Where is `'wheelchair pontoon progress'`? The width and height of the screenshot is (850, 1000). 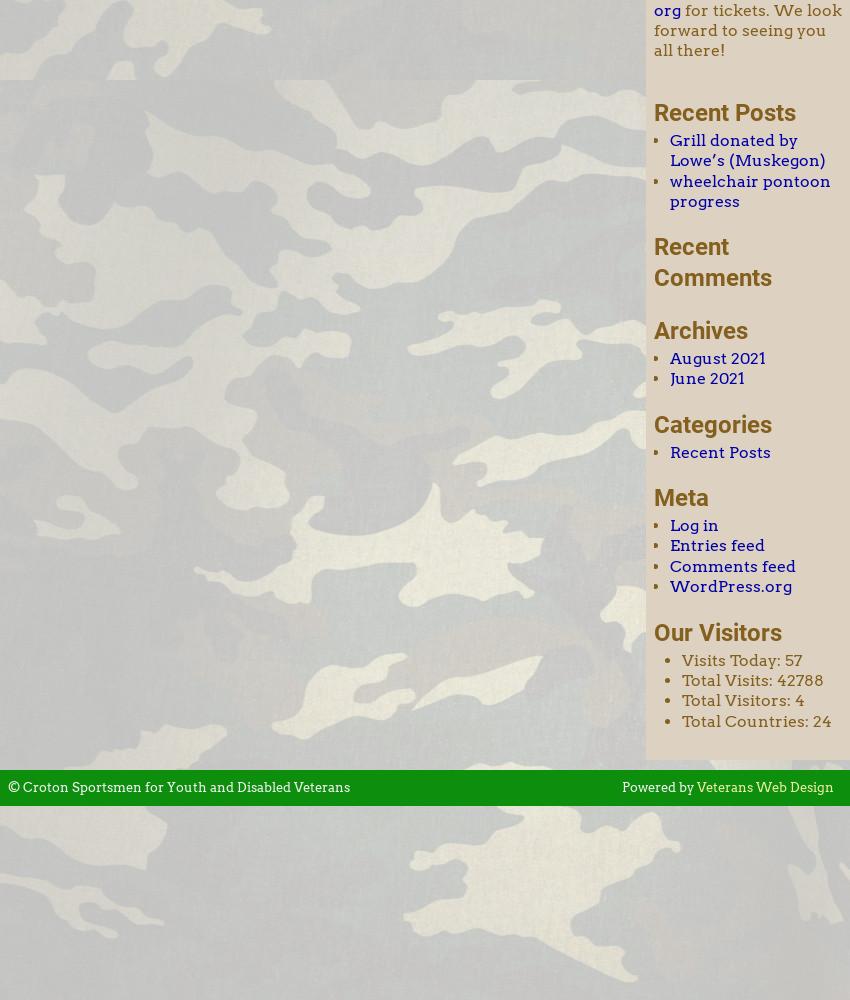
'wheelchair pontoon progress' is located at coordinates (750, 189).